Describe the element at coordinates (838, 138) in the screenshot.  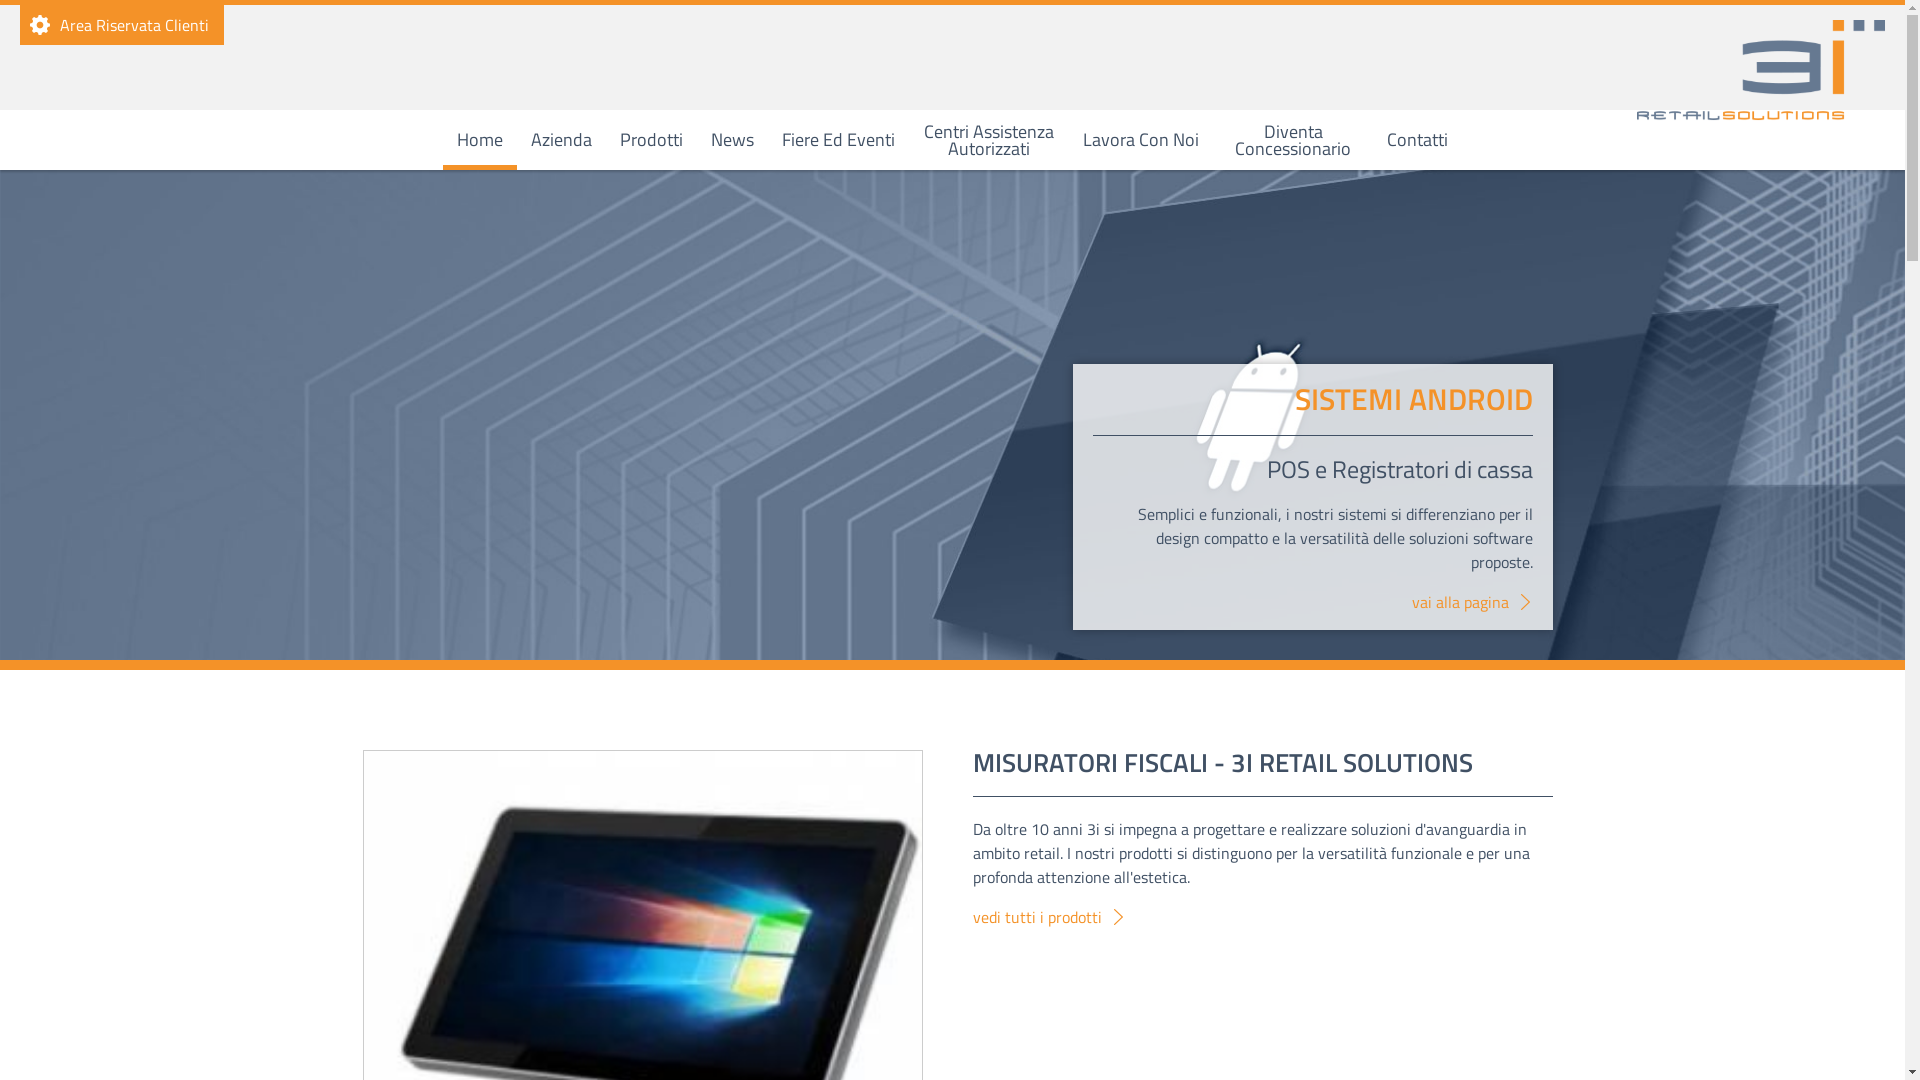
I see `'Fiere Ed Eventi'` at that location.